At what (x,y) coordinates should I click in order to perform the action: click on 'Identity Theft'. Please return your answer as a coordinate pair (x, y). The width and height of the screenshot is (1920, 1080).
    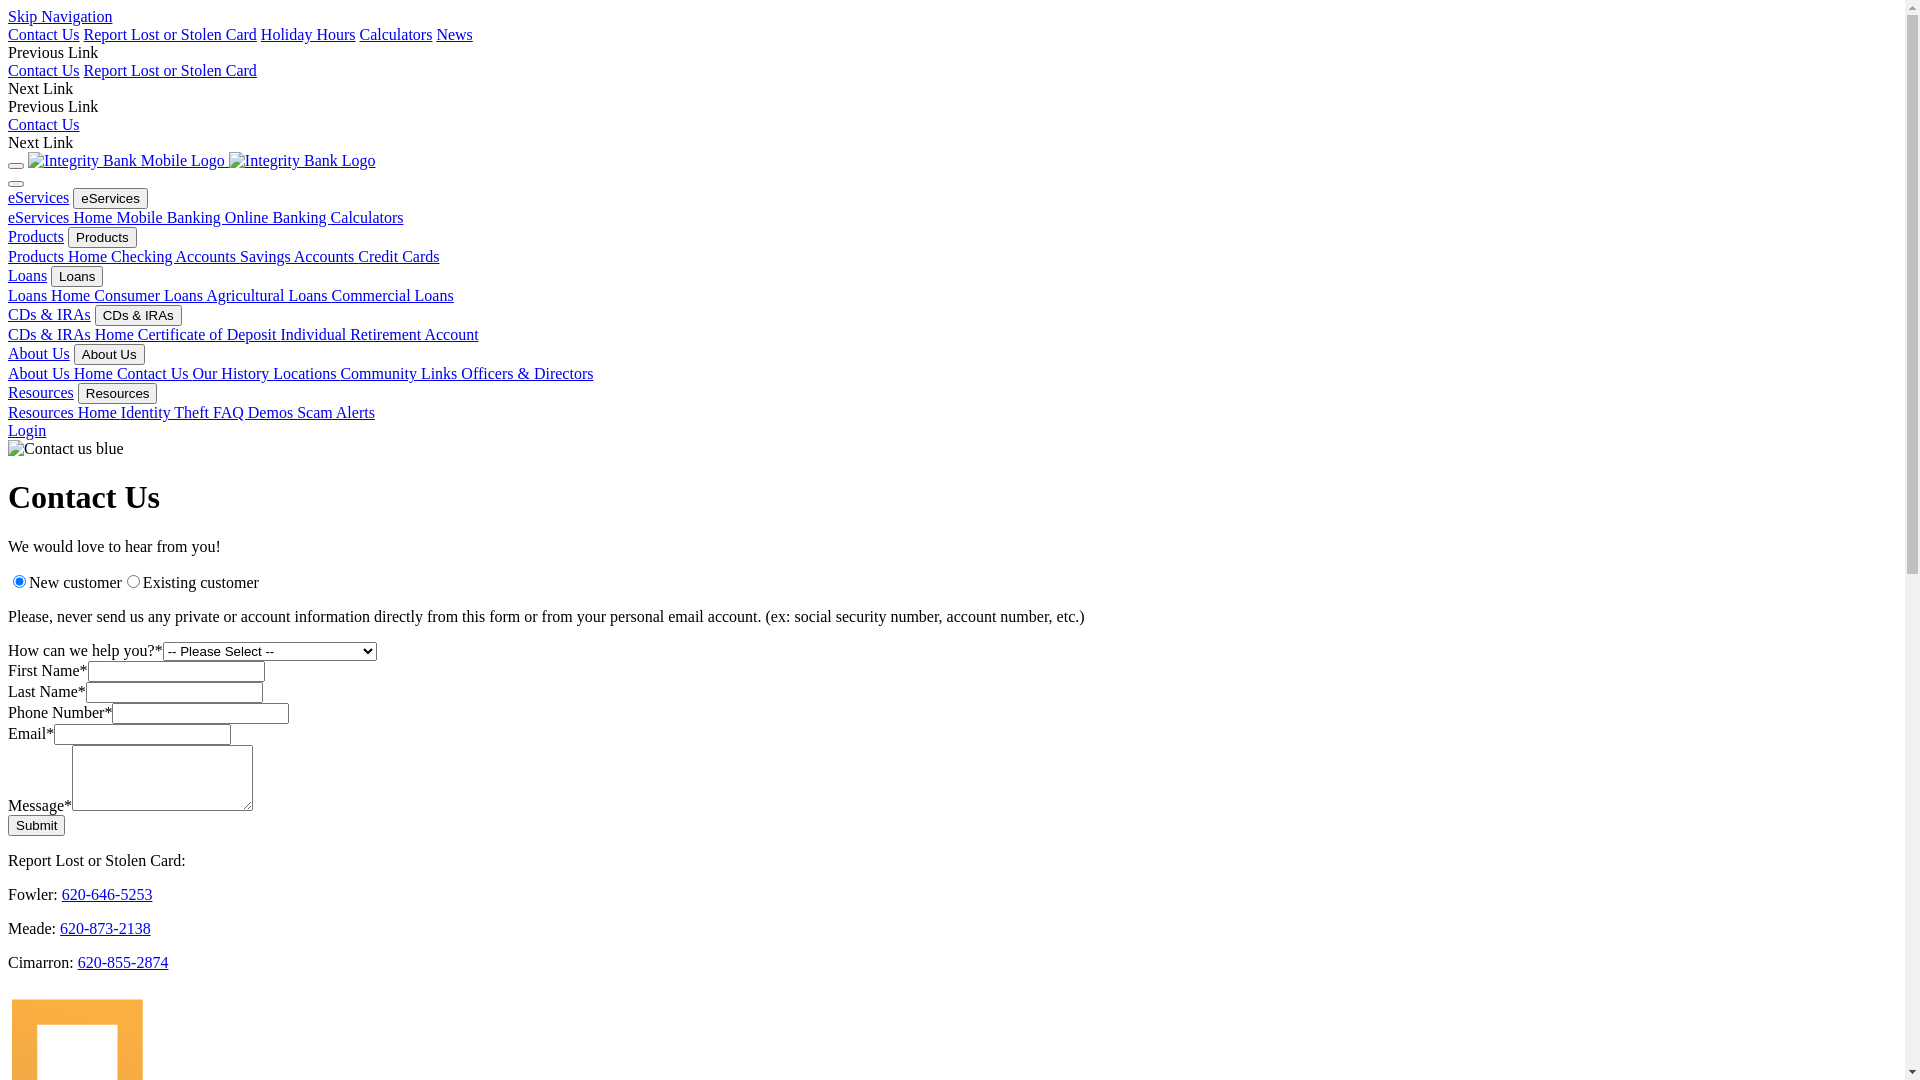
    Looking at the image, I should click on (167, 411).